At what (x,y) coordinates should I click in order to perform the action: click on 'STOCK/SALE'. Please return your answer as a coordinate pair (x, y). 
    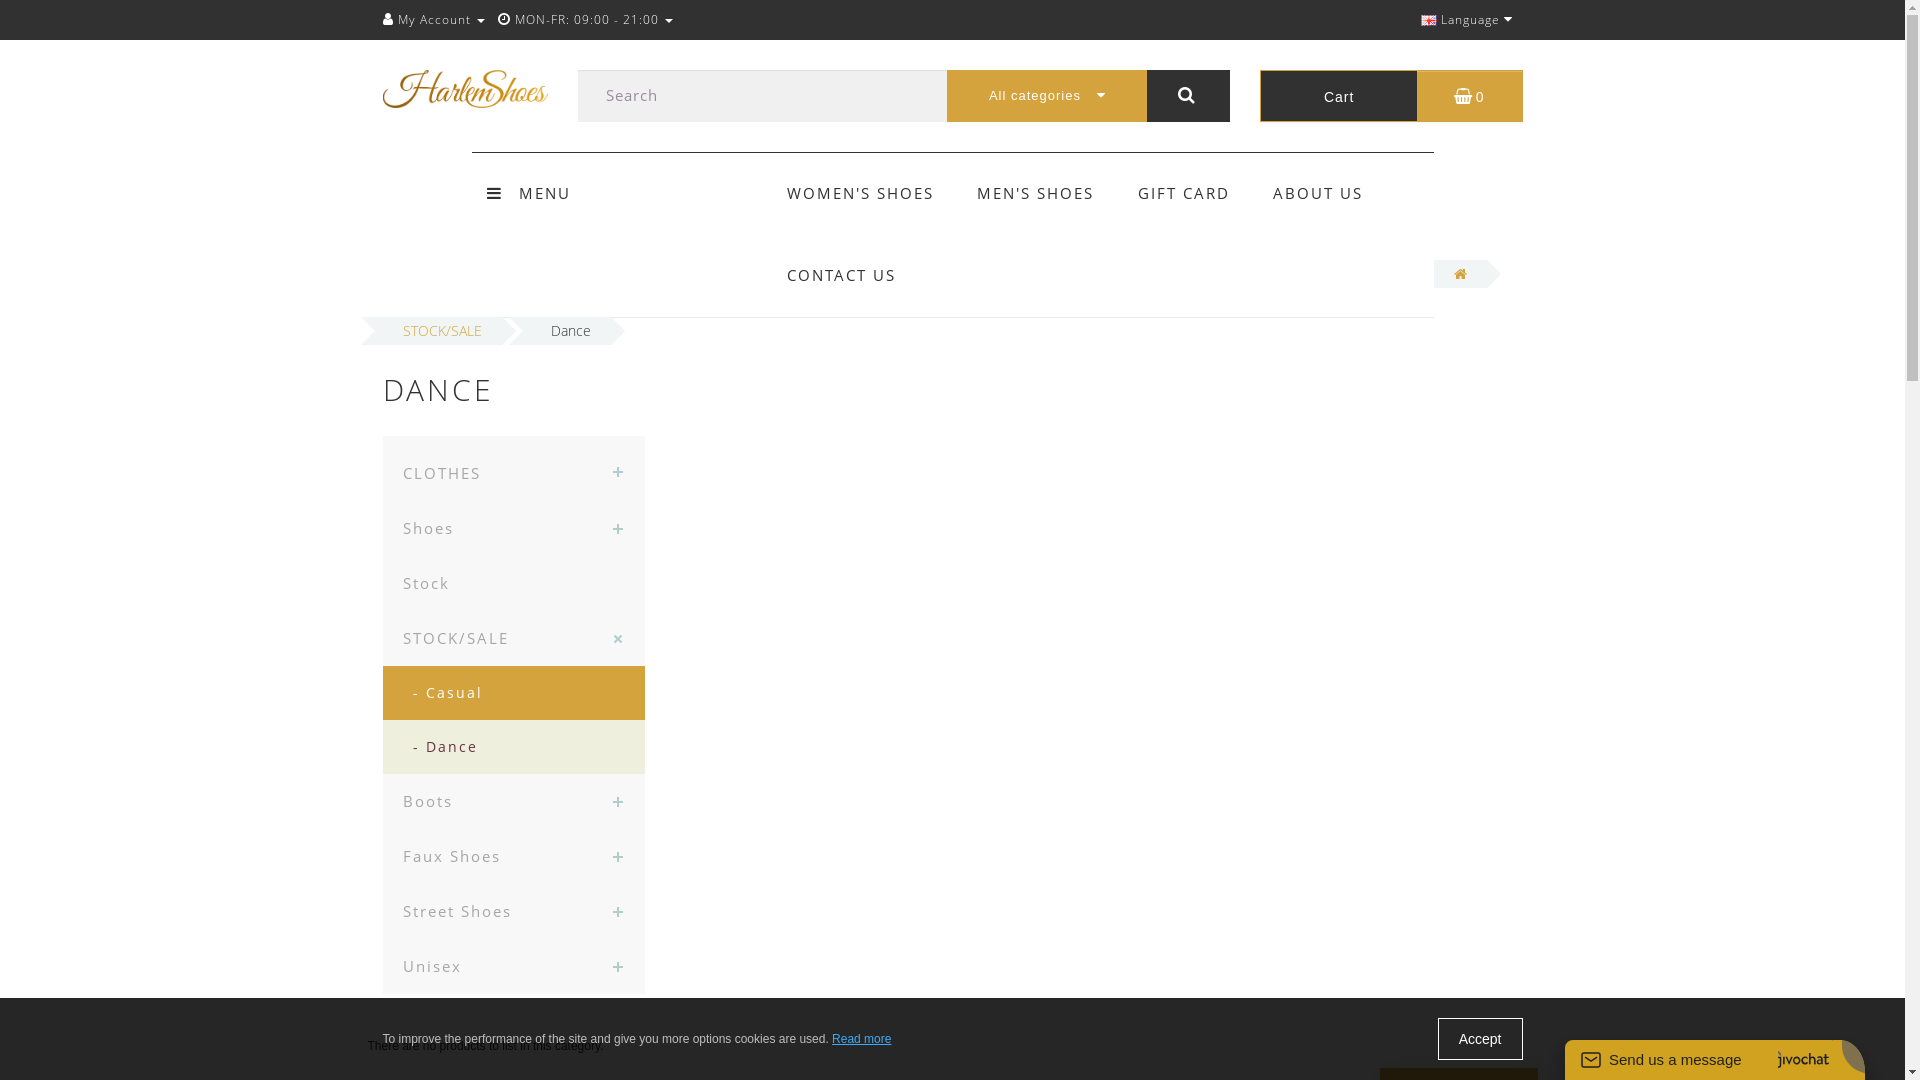
    Looking at the image, I should click on (513, 638).